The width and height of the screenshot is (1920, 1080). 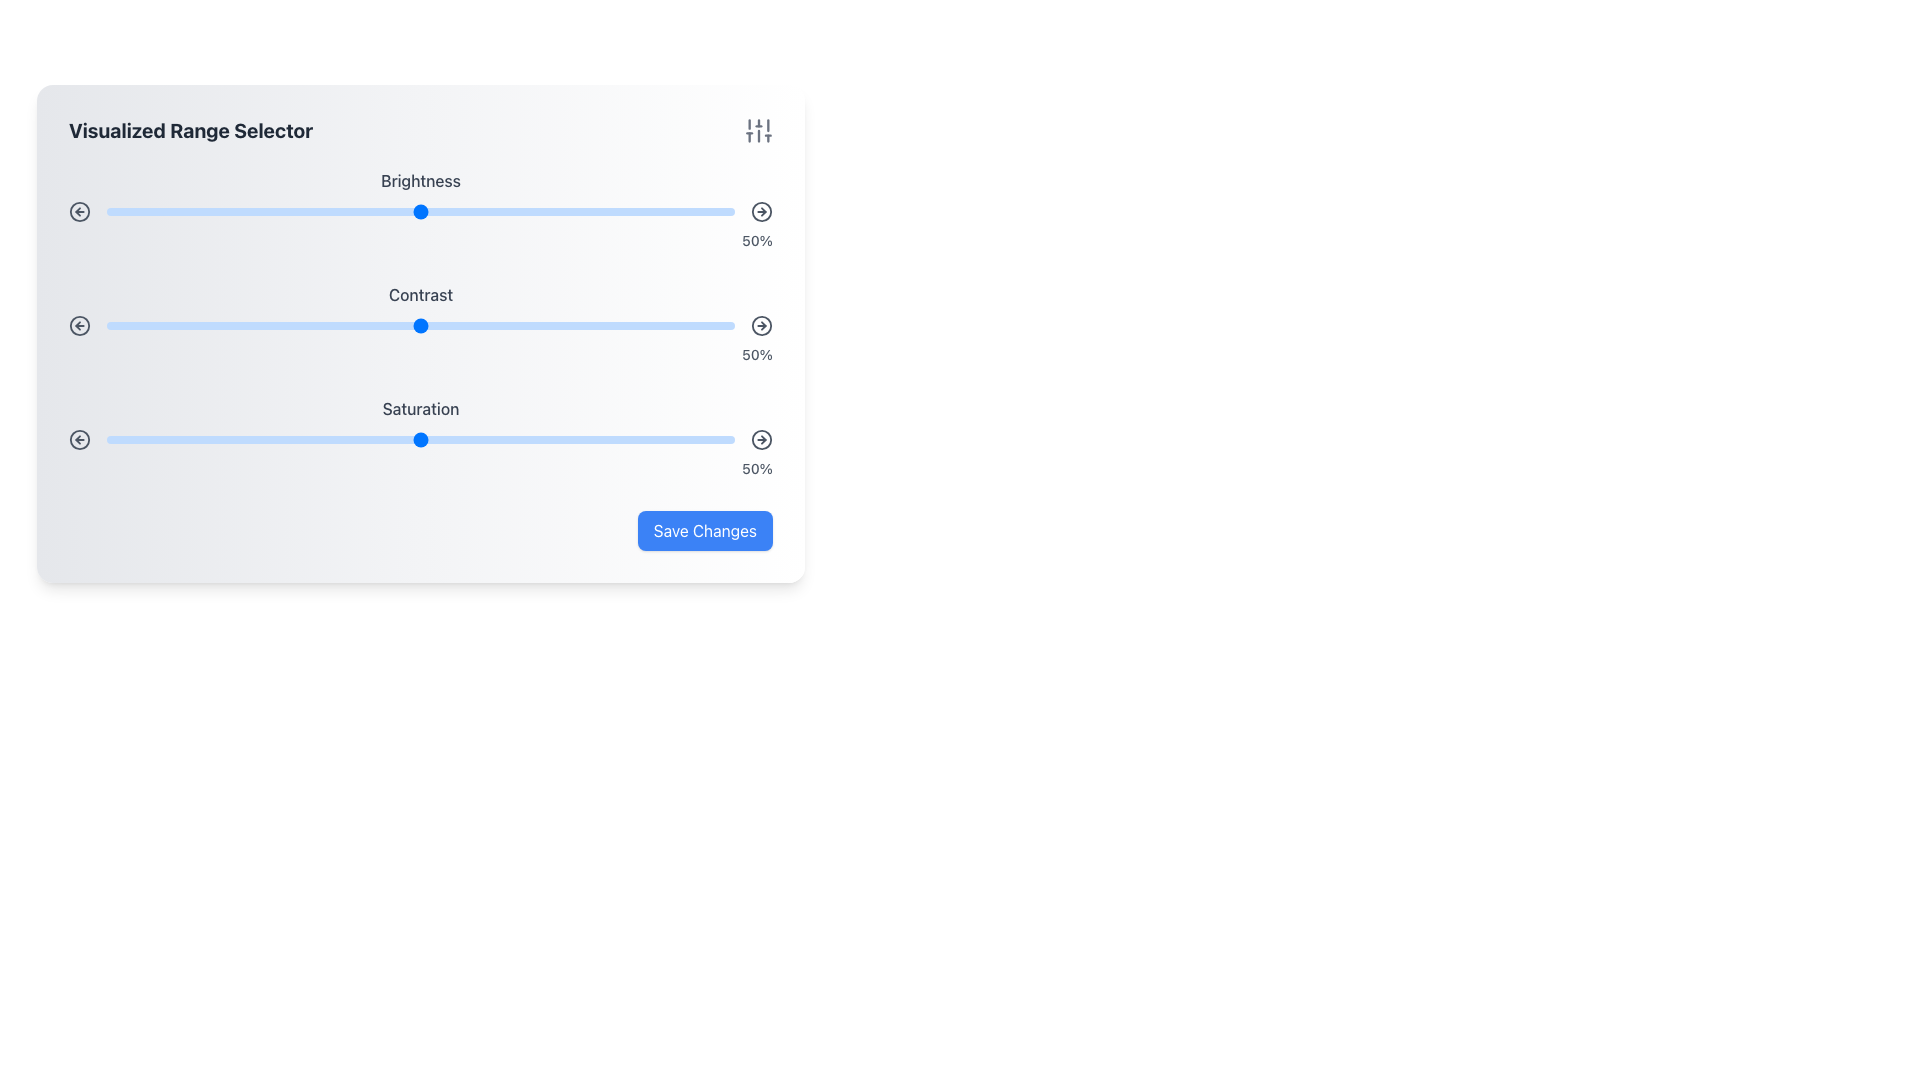 I want to click on the slider value, so click(x=131, y=325).